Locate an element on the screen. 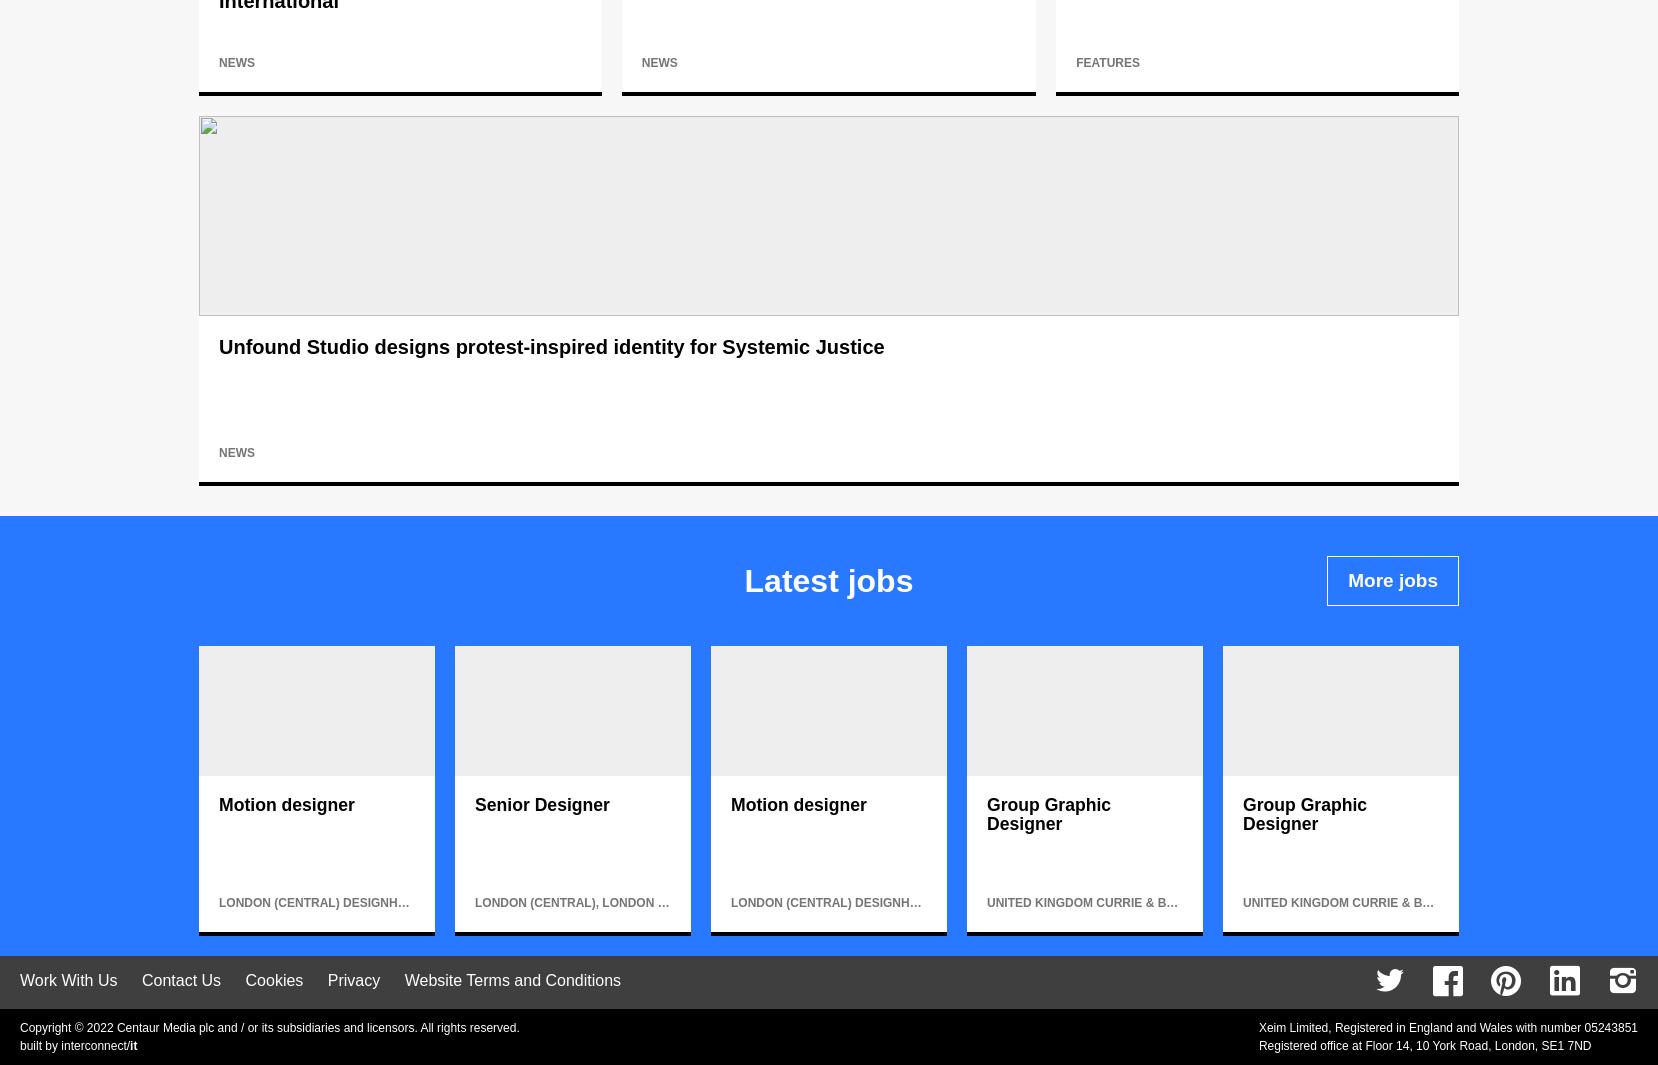  'Cookies' is located at coordinates (274, 980).